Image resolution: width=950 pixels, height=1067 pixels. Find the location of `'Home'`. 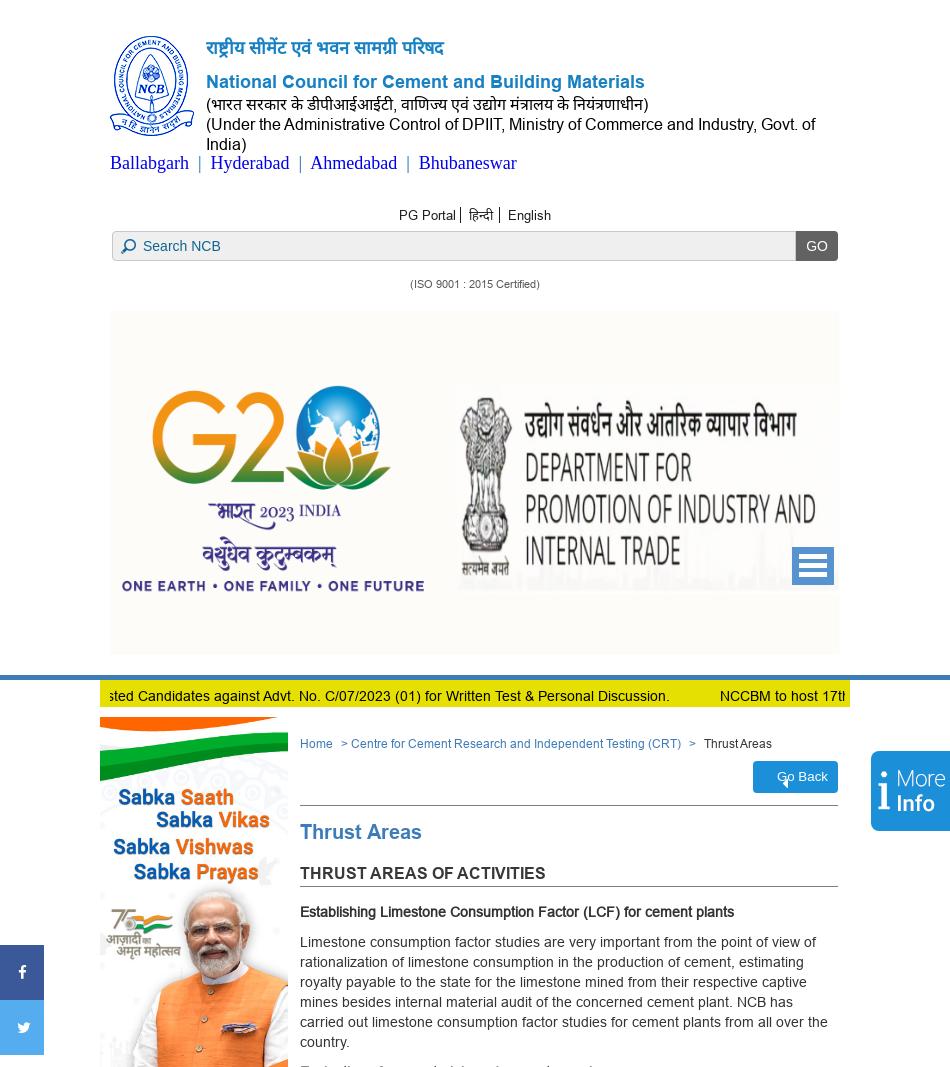

'Home' is located at coordinates (314, 741).